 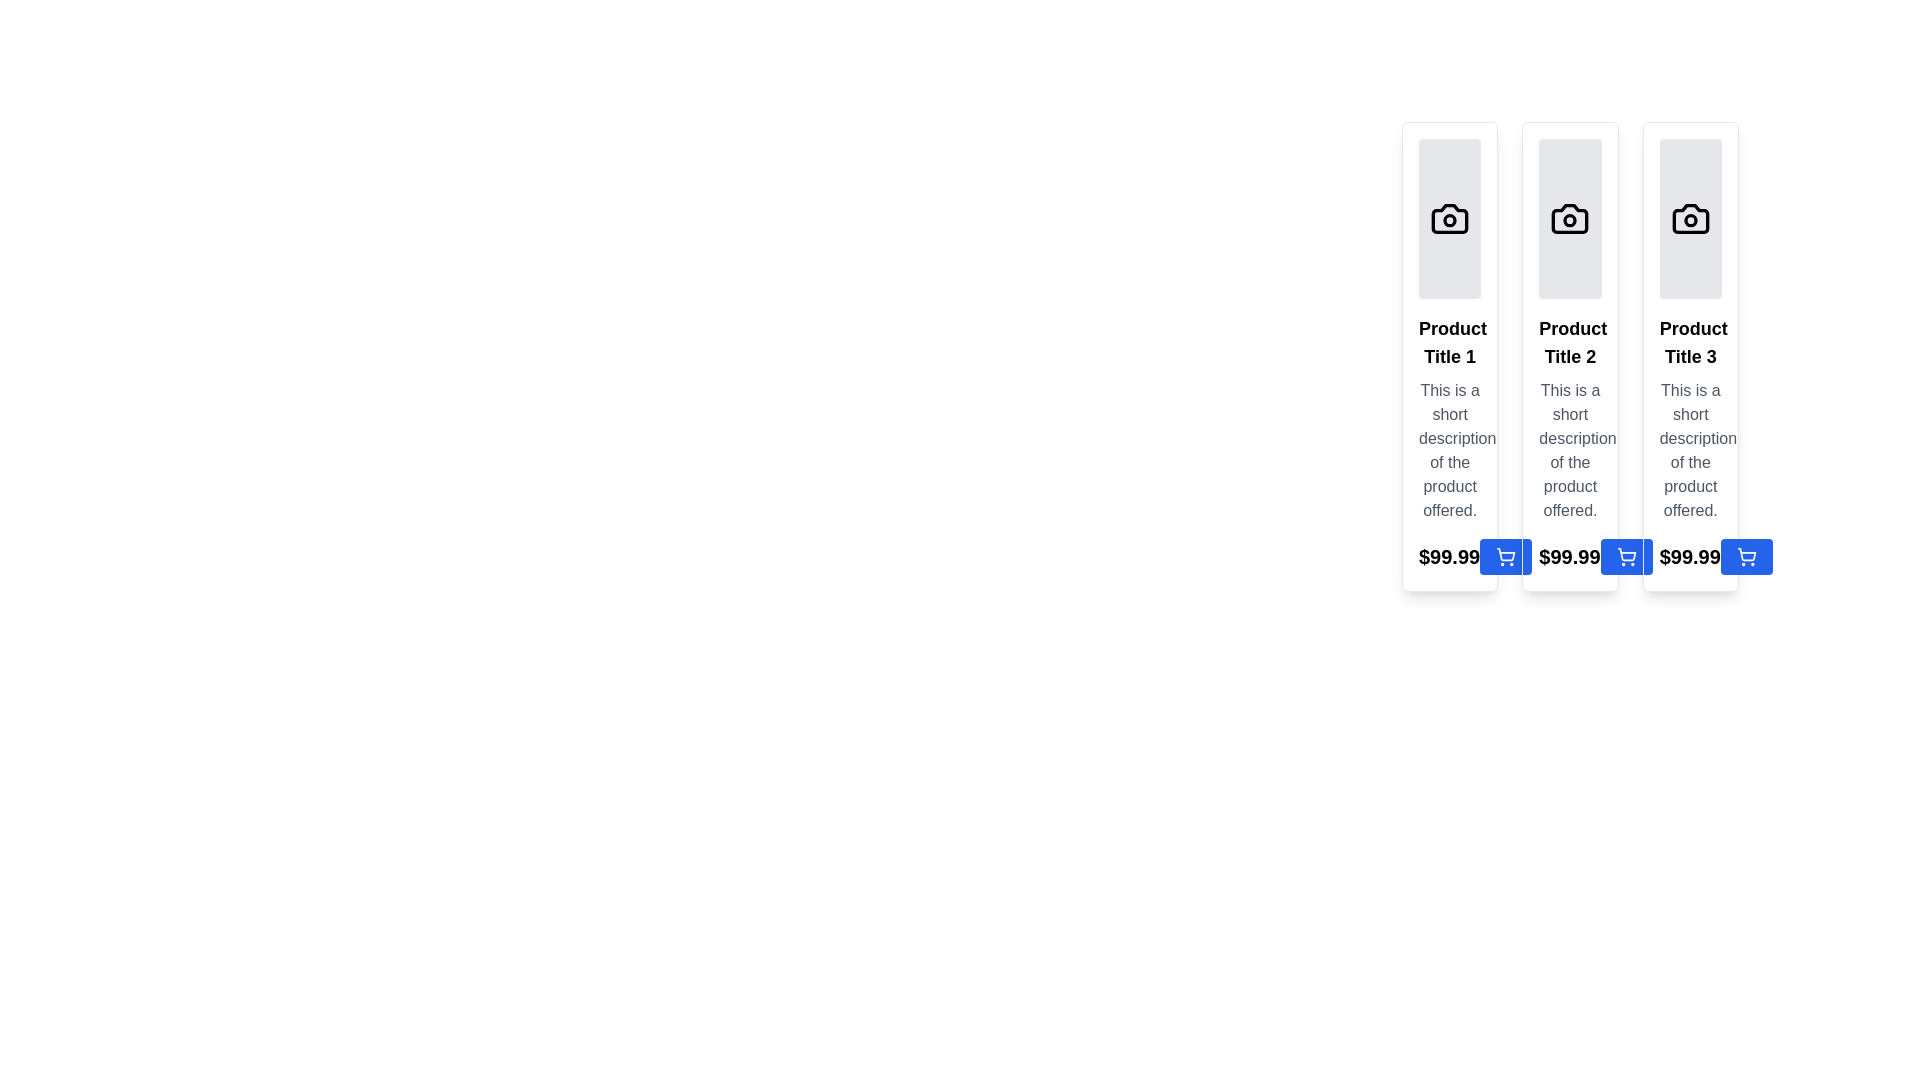 I want to click on the second product card in the grid layout, so click(x=1568, y=356).